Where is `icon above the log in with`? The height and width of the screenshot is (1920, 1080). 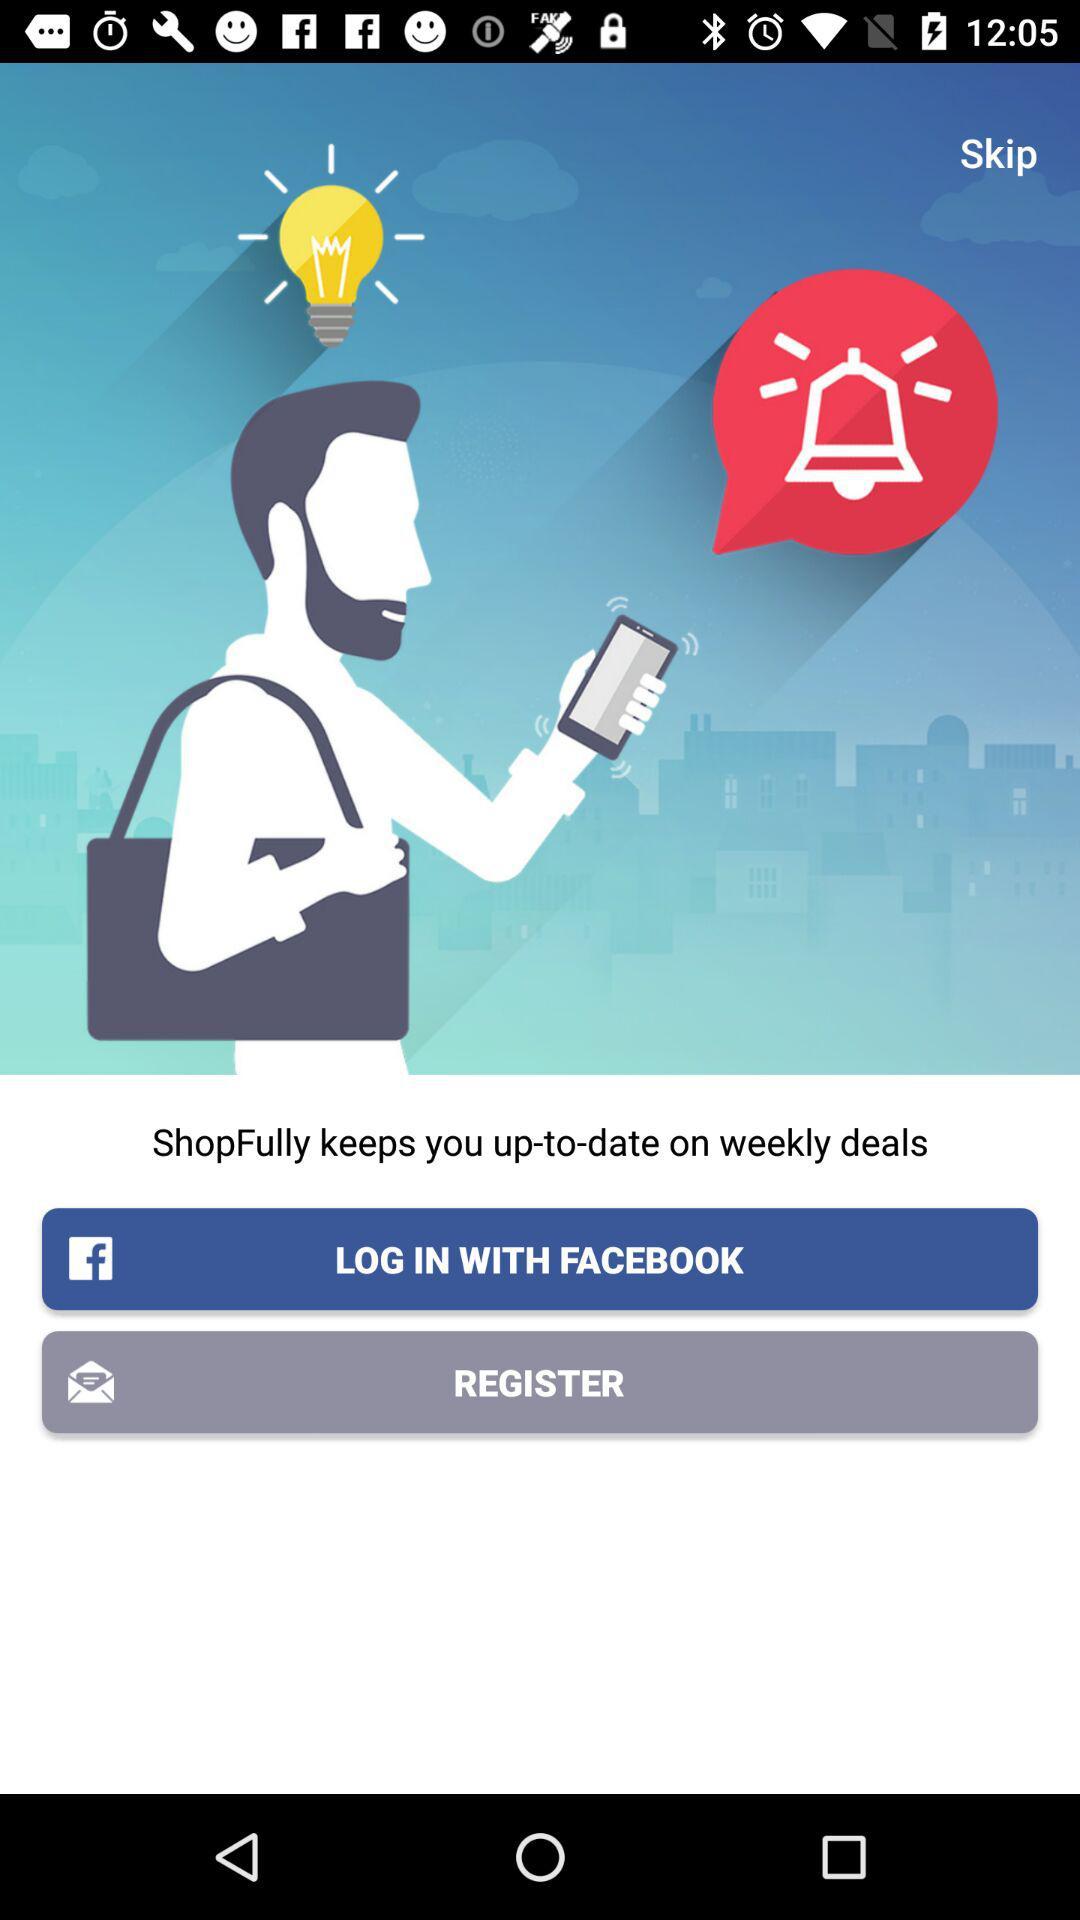
icon above the log in with is located at coordinates (540, 1141).